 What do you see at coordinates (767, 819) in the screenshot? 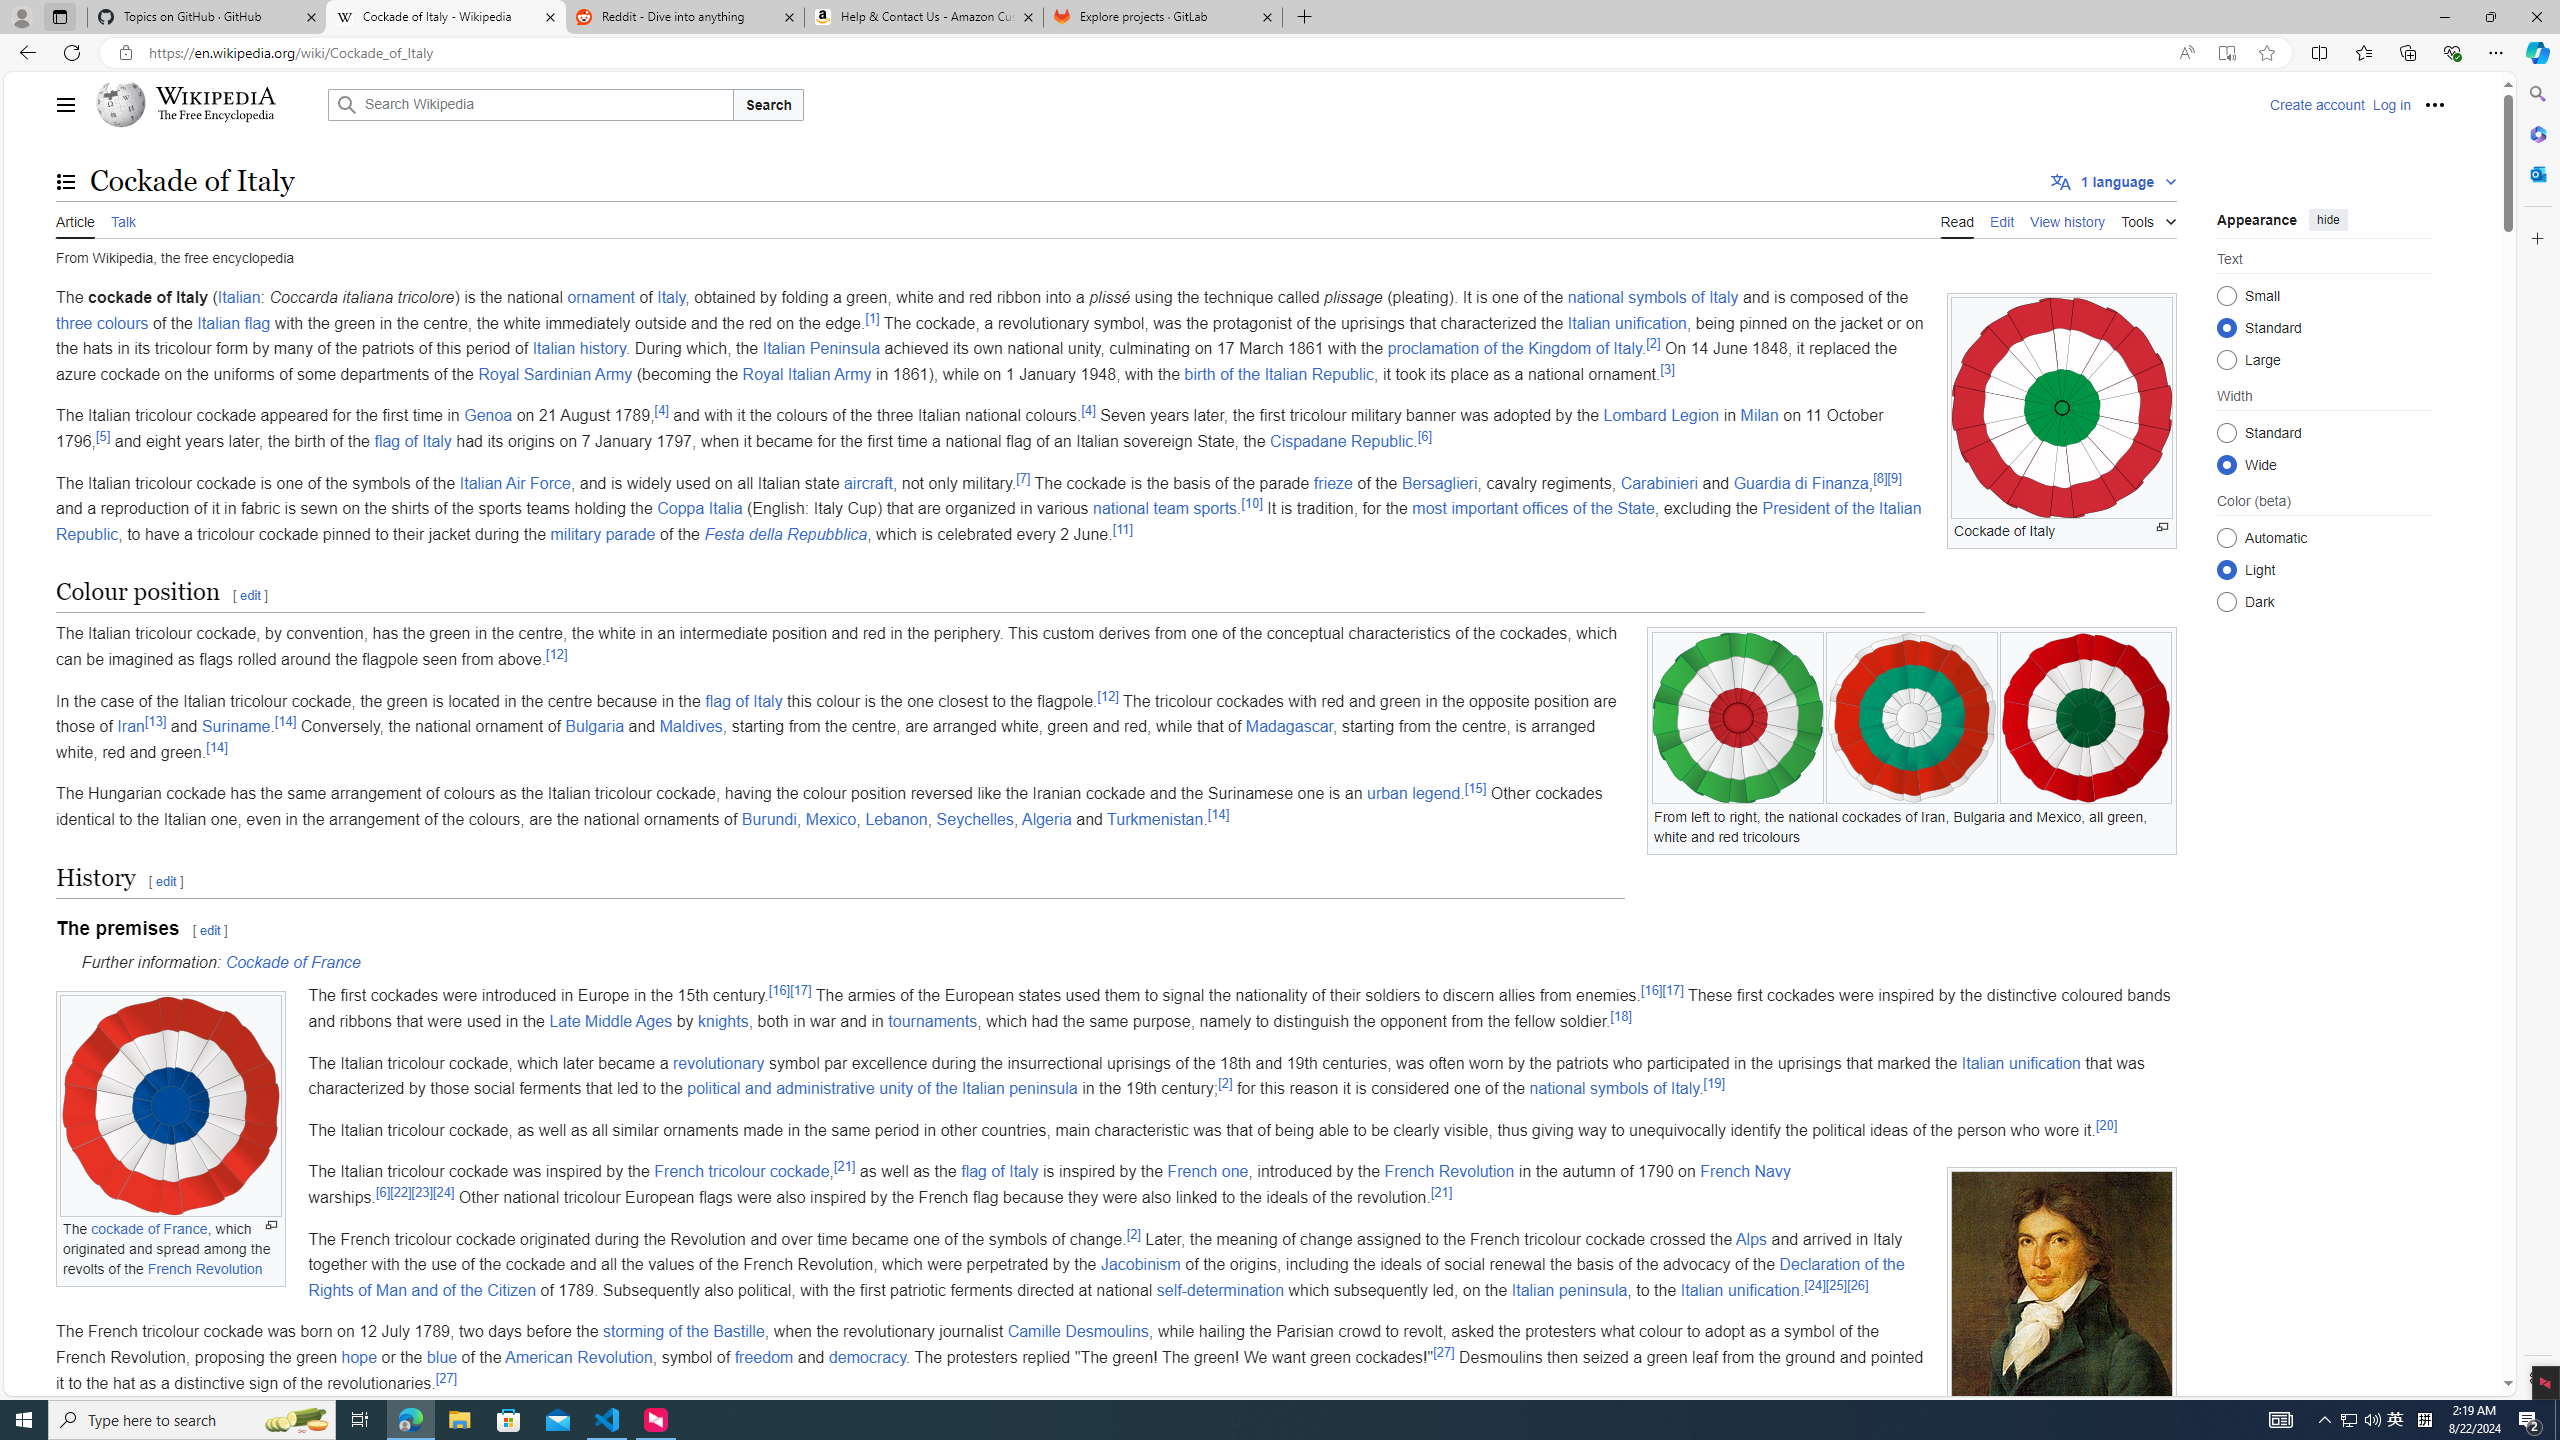
I see `'Burundi'` at bounding box center [767, 819].